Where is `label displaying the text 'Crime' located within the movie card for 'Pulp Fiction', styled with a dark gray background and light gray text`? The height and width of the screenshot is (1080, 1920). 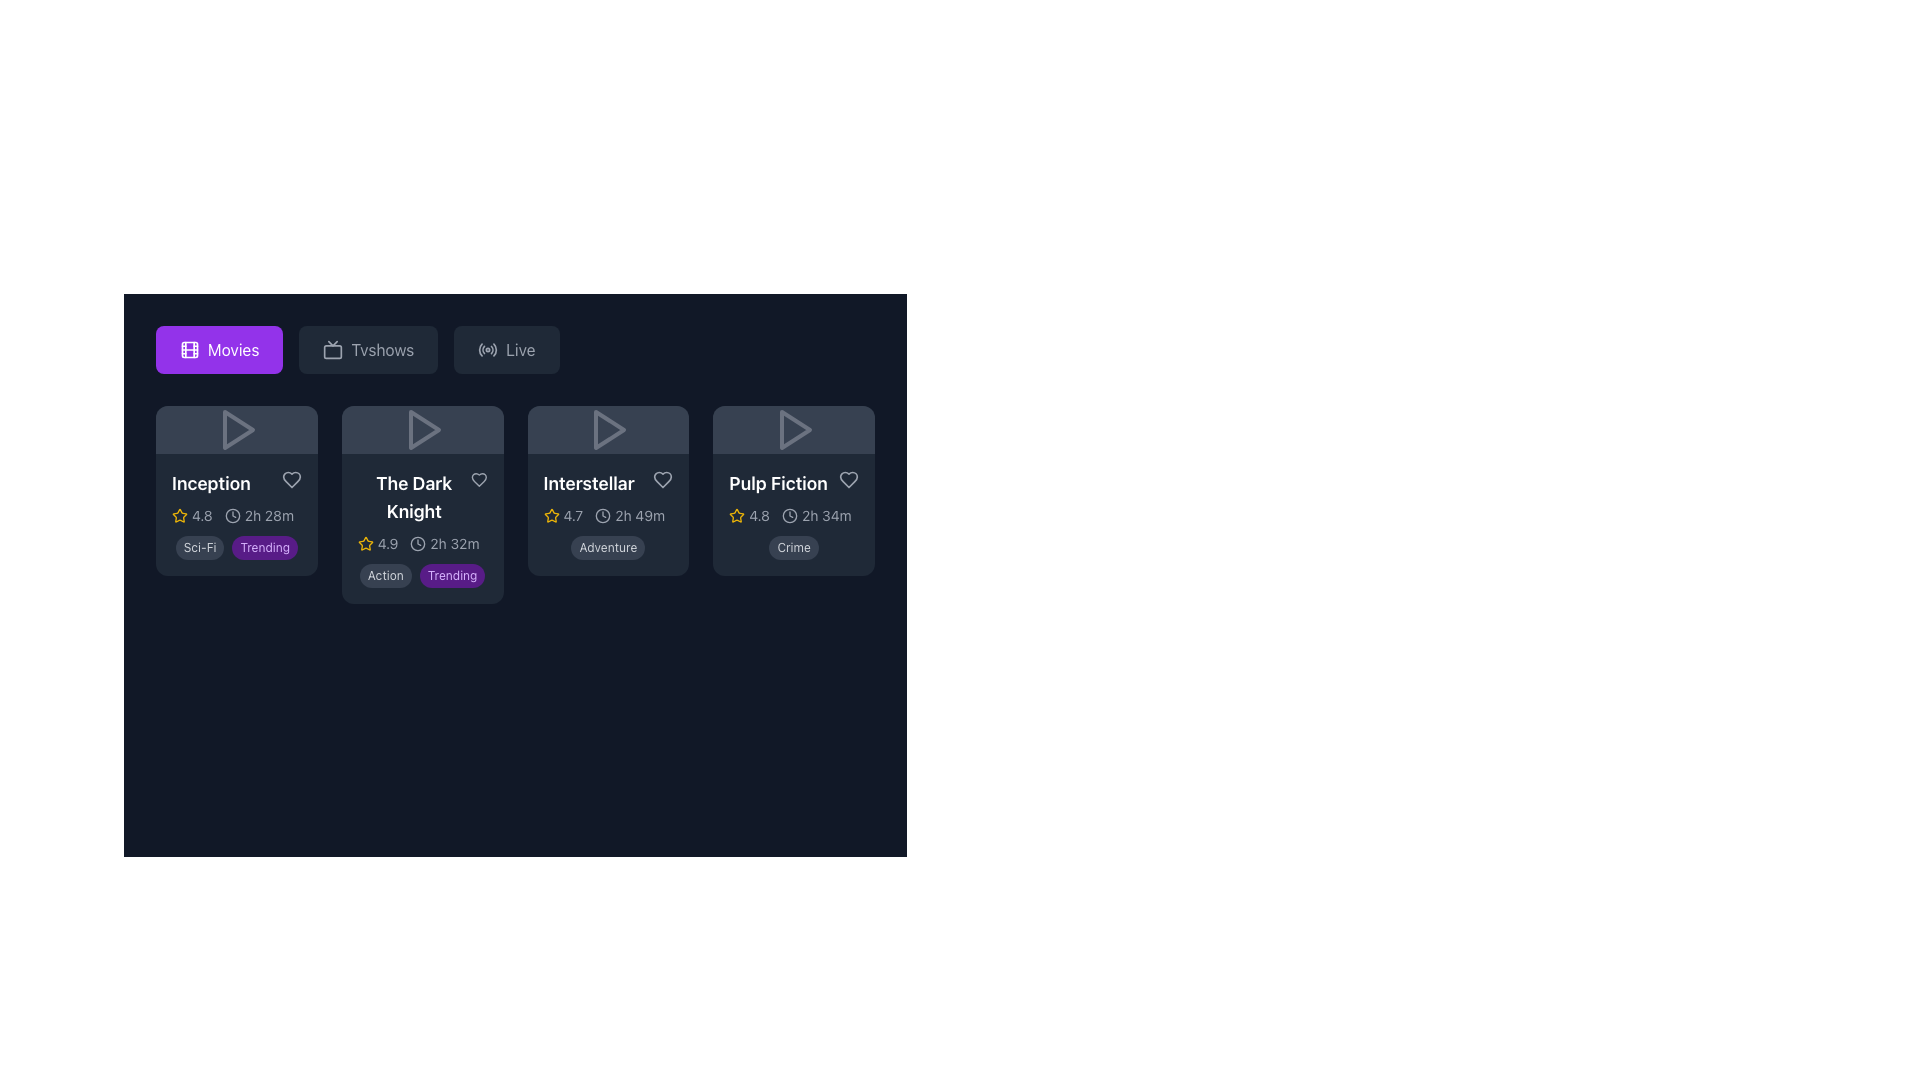 label displaying the text 'Crime' located within the movie card for 'Pulp Fiction', styled with a dark gray background and light gray text is located at coordinates (793, 547).